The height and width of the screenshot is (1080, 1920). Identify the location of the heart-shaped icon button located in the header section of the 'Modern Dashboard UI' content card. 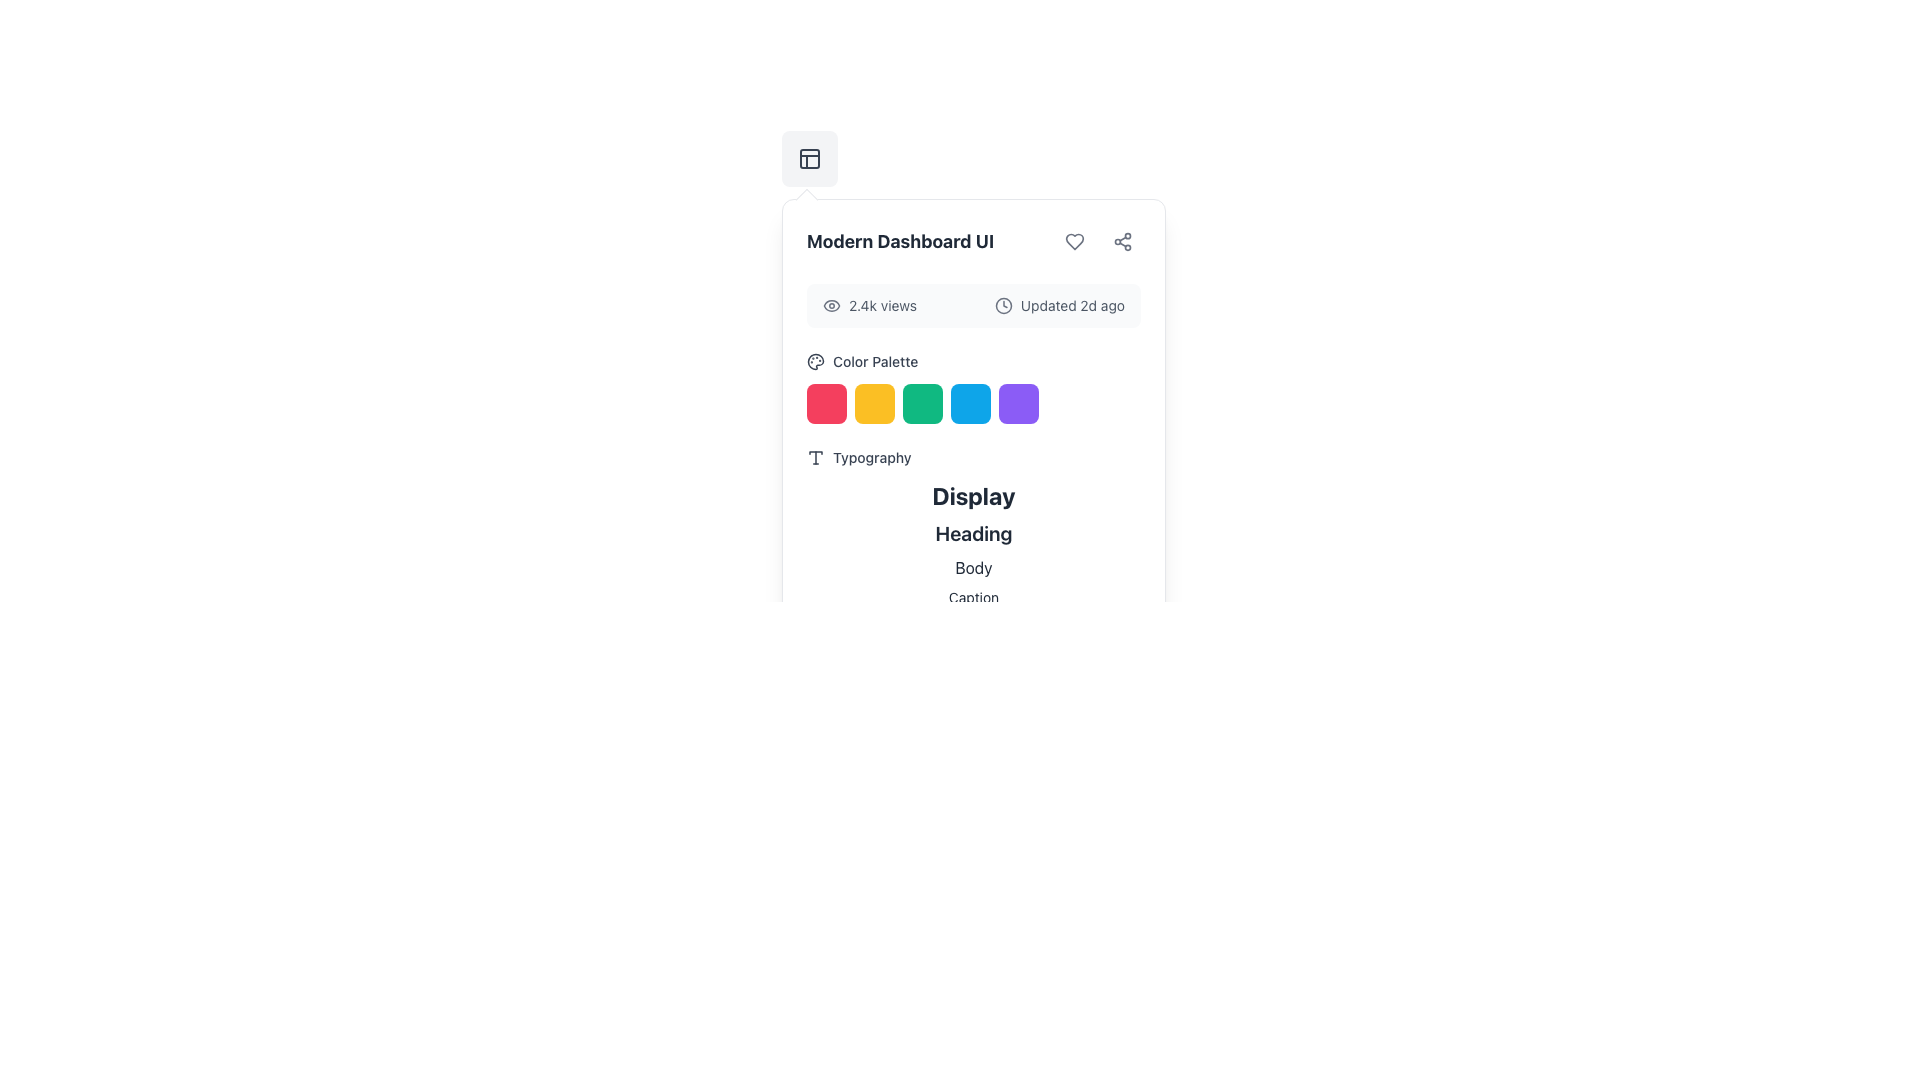
(1074, 241).